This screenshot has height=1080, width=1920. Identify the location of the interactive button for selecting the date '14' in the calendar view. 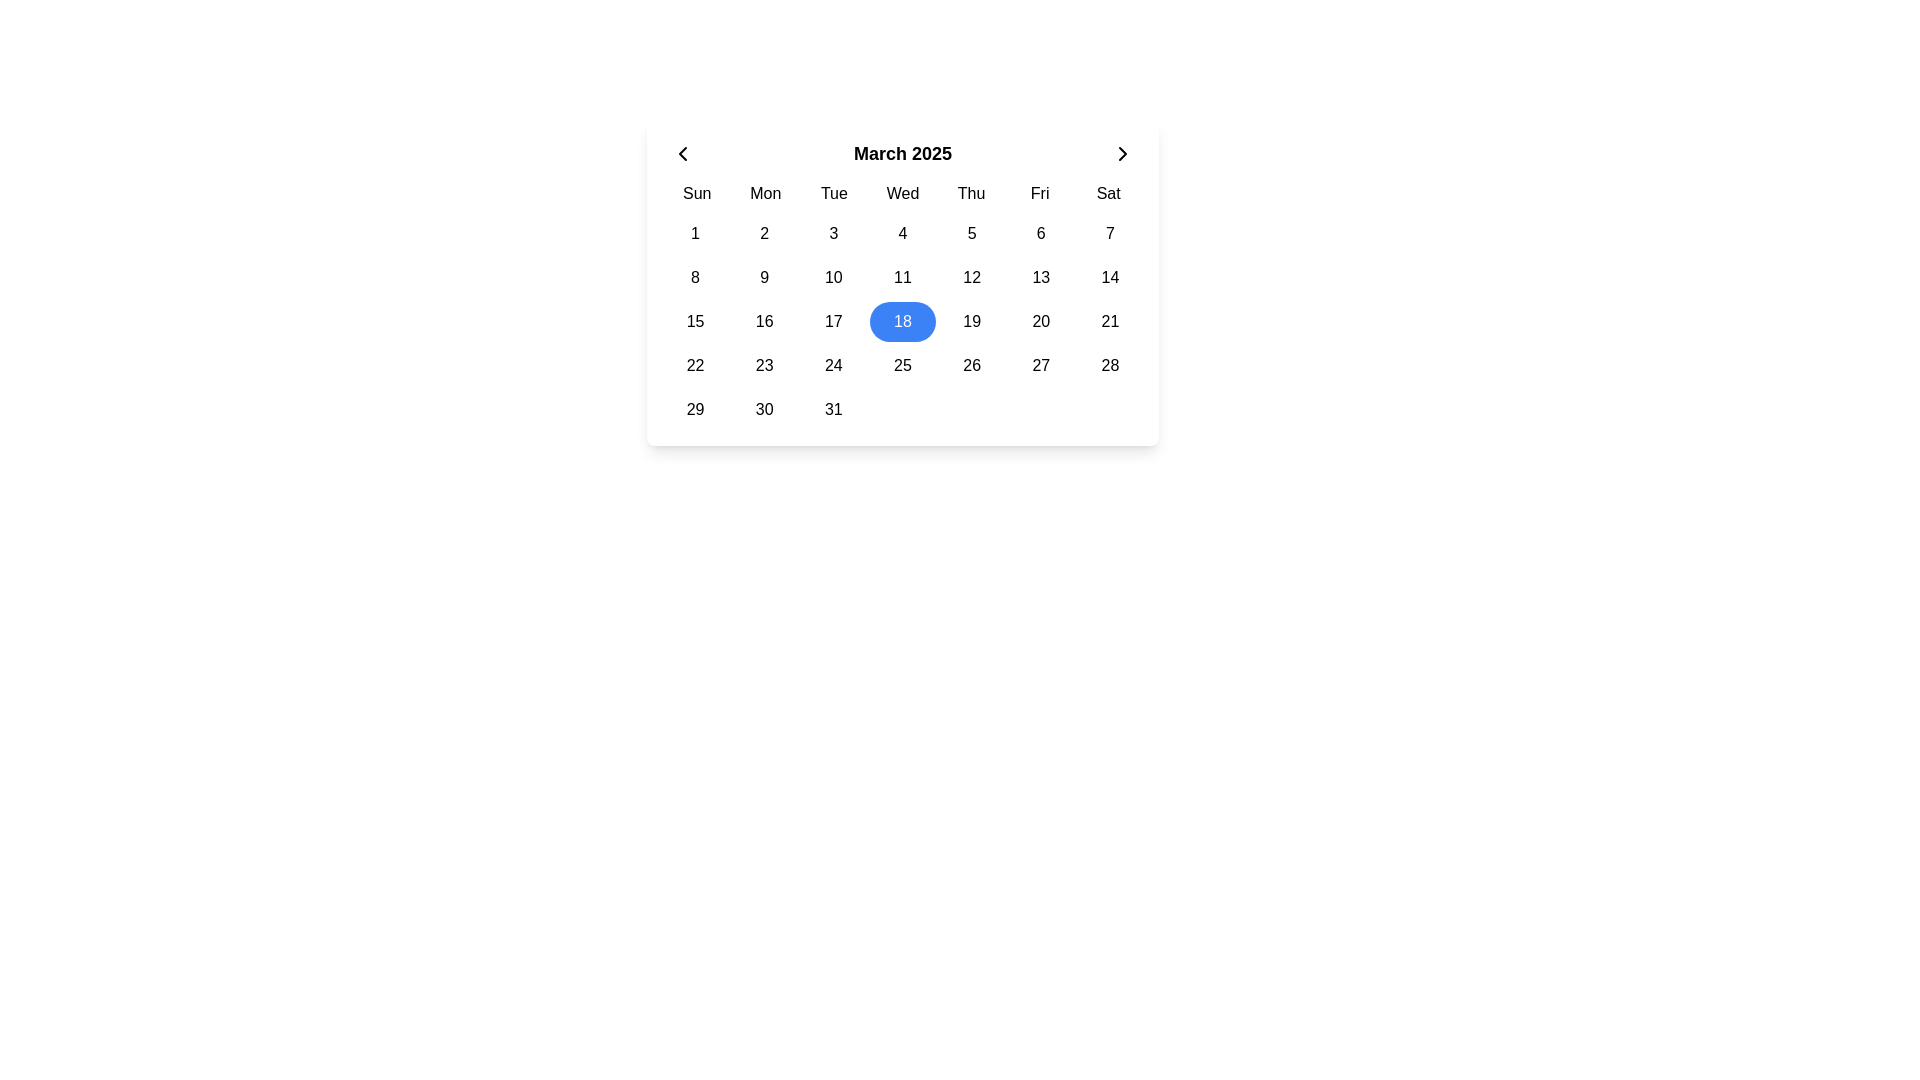
(1109, 277).